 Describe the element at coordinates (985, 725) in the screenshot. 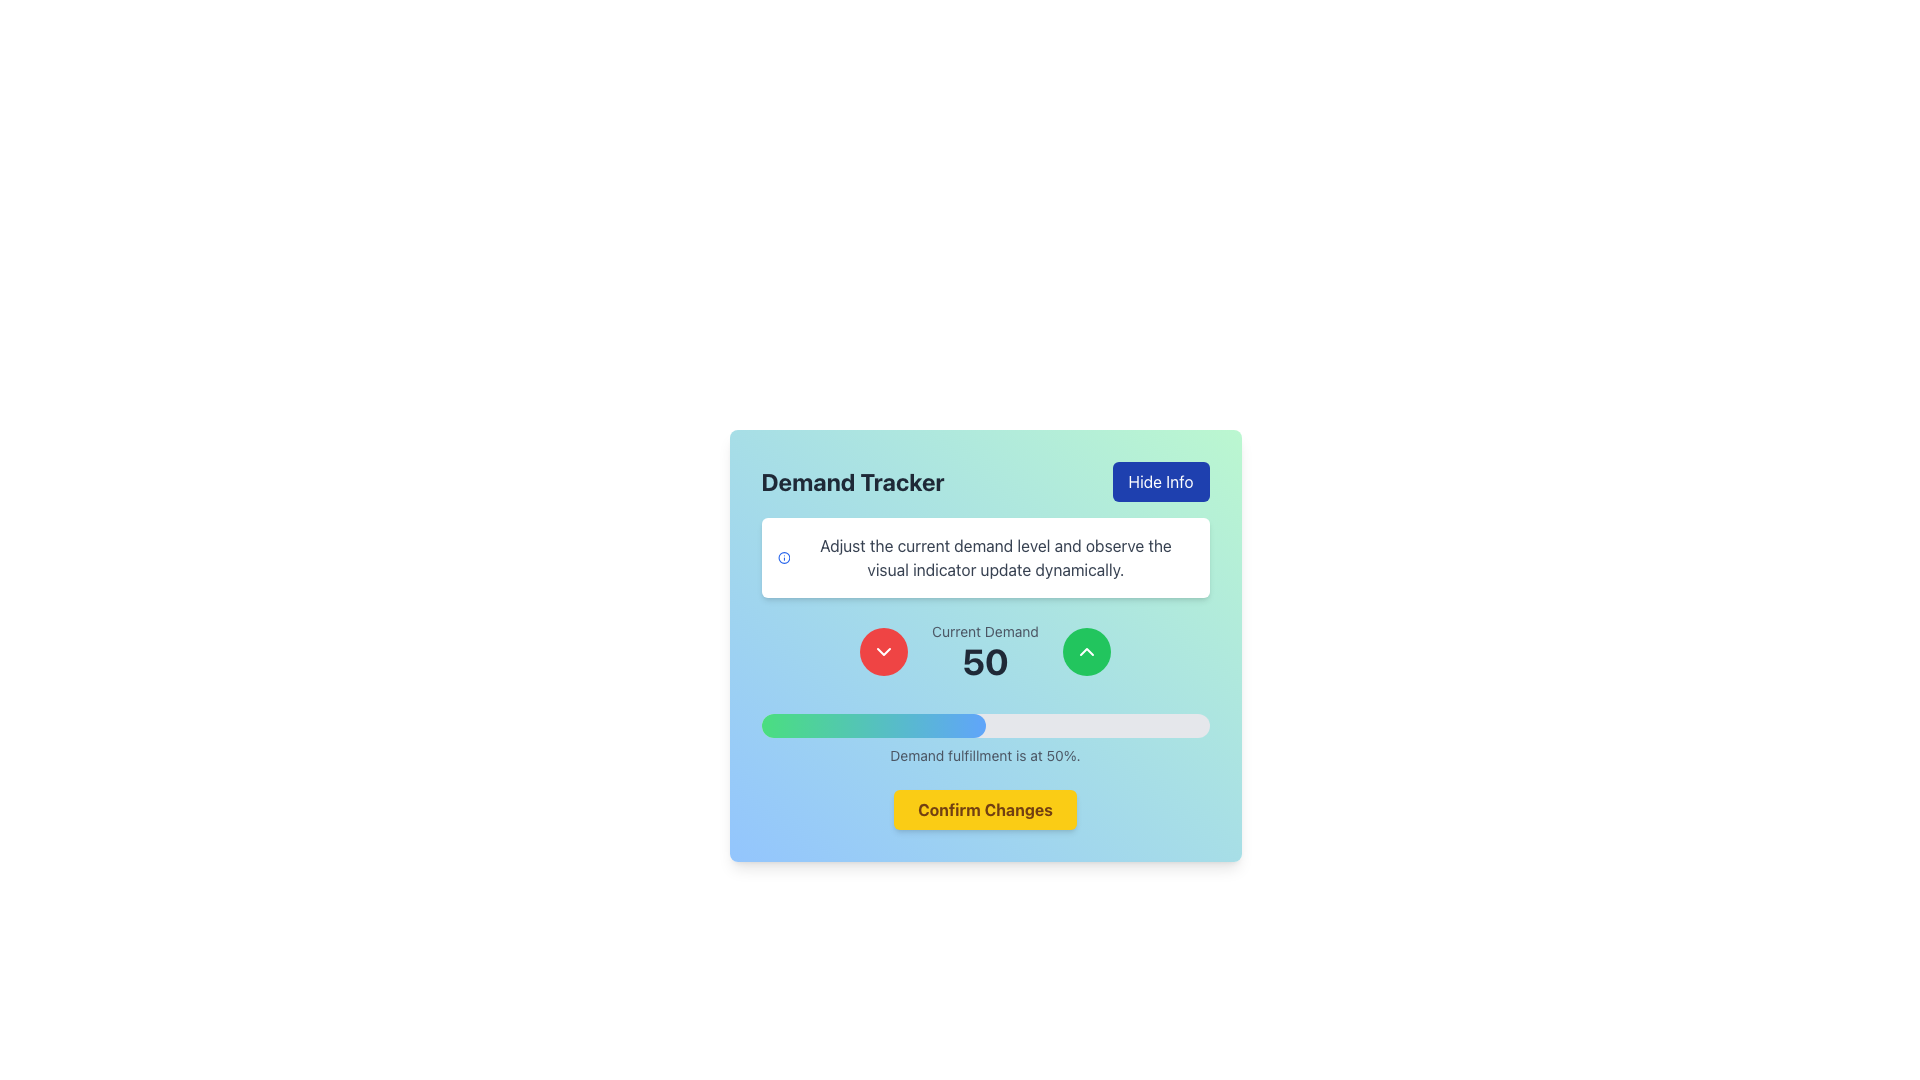

I see `the progress bar which is a rounded design with a light gray background and a gradient-filled active section from green to blue, indicating 50% completion` at that location.